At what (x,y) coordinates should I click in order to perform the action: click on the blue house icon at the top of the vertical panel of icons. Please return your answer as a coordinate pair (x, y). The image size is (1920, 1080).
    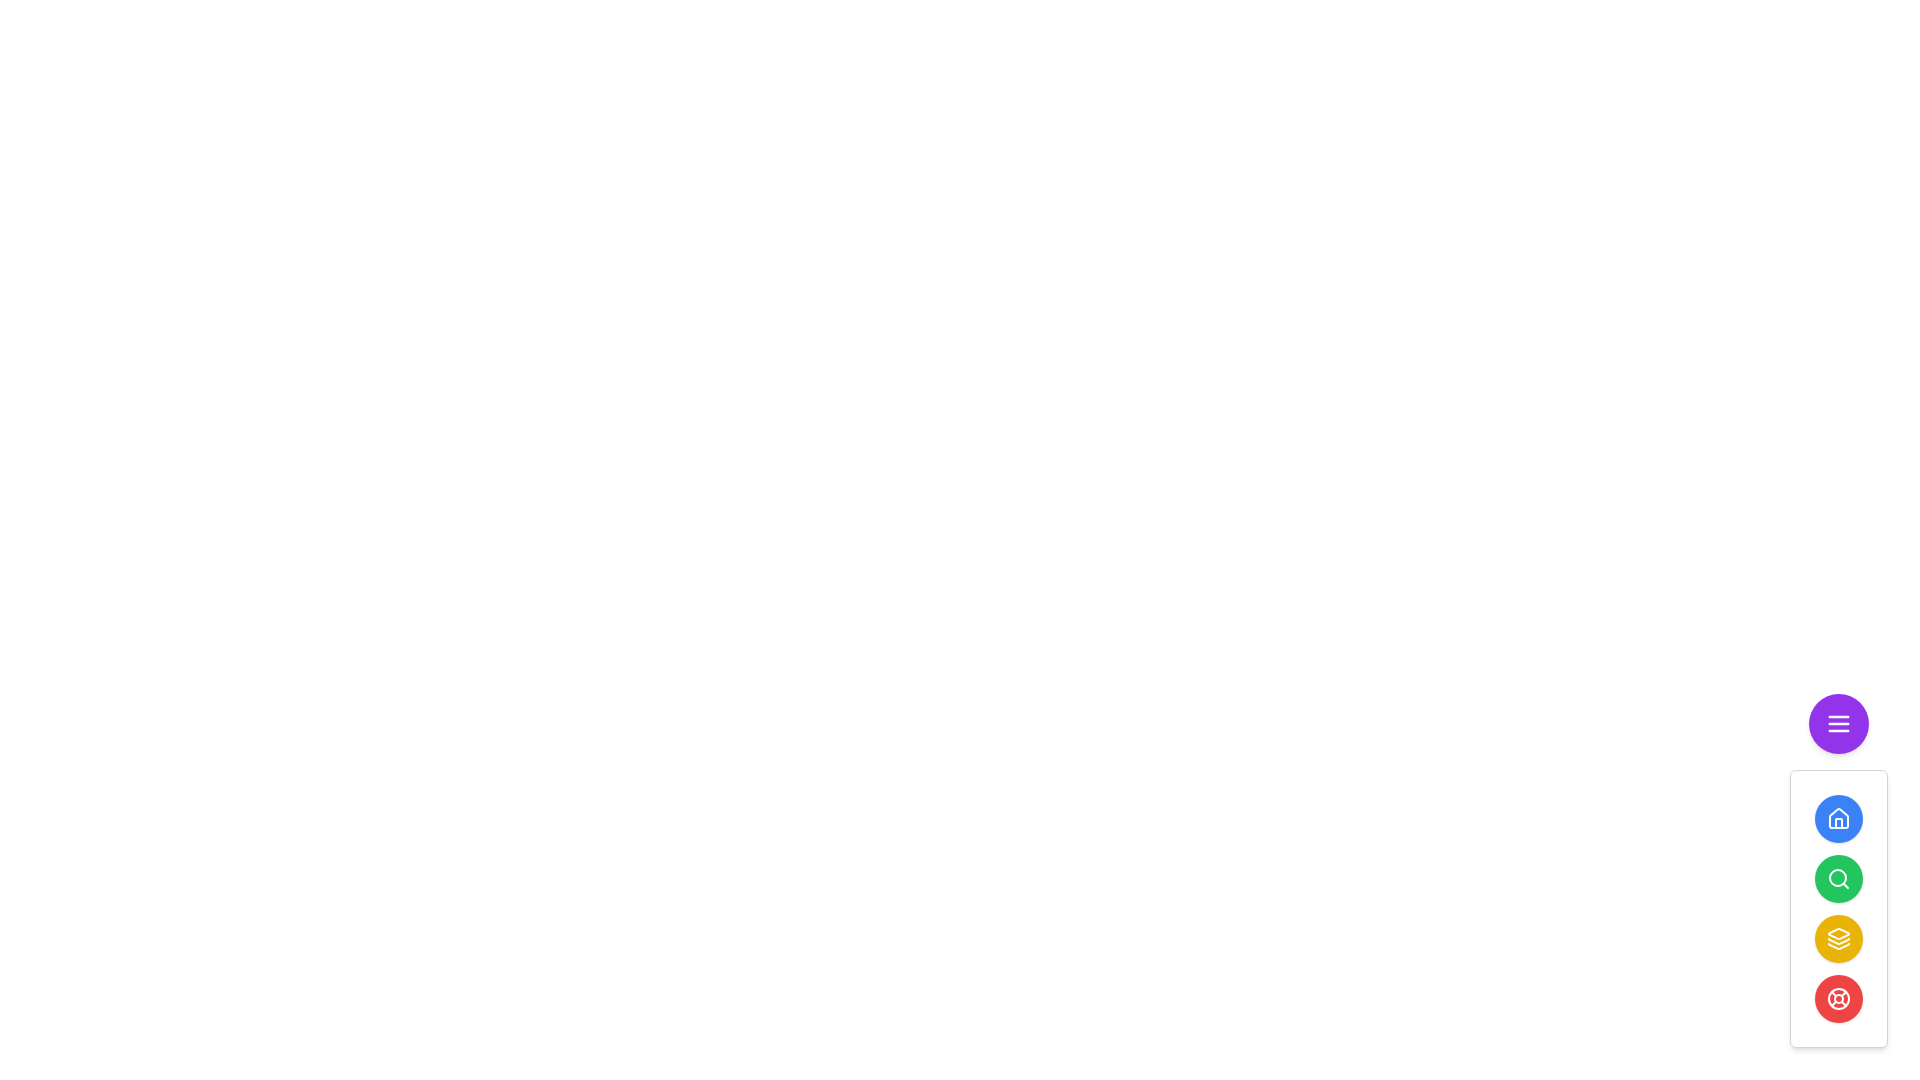
    Looking at the image, I should click on (1838, 817).